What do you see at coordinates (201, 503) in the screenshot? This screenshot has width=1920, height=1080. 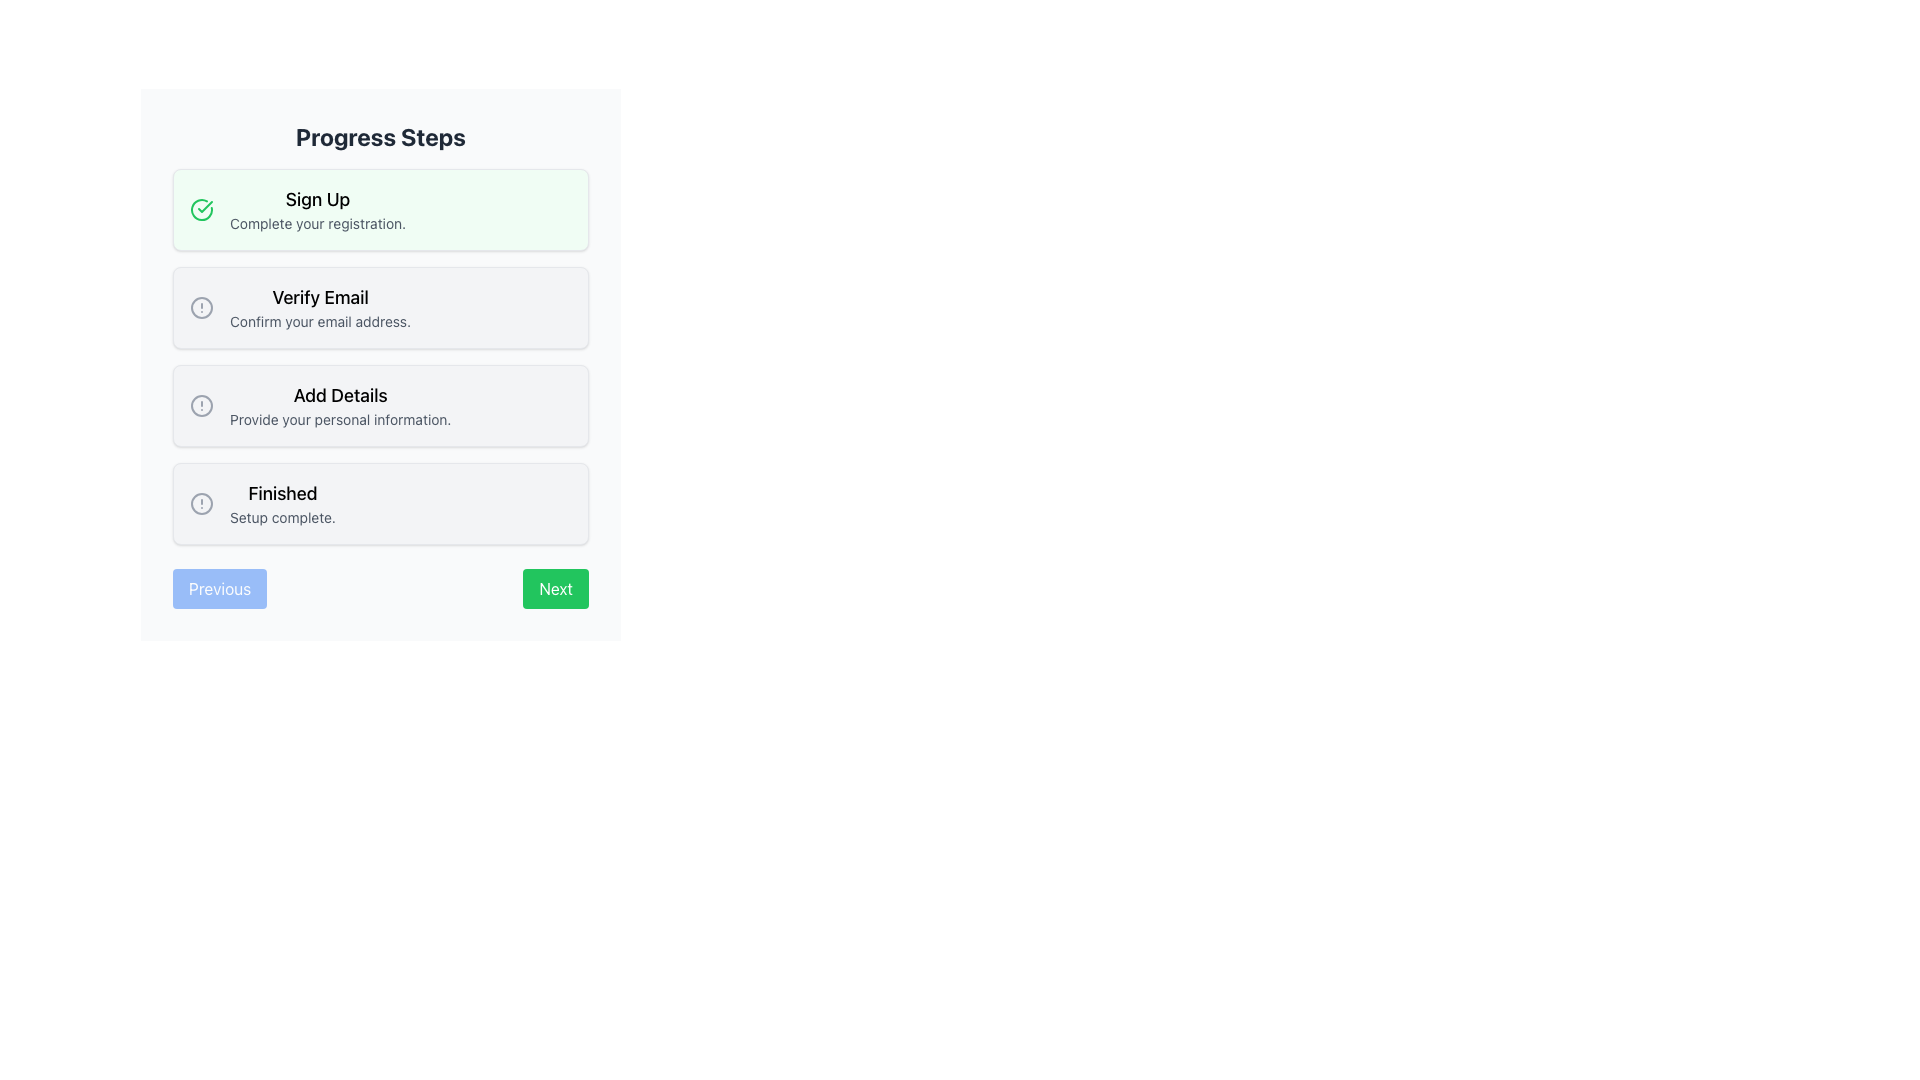 I see `the accessibility icon located in the 'Finished' section` at bounding box center [201, 503].